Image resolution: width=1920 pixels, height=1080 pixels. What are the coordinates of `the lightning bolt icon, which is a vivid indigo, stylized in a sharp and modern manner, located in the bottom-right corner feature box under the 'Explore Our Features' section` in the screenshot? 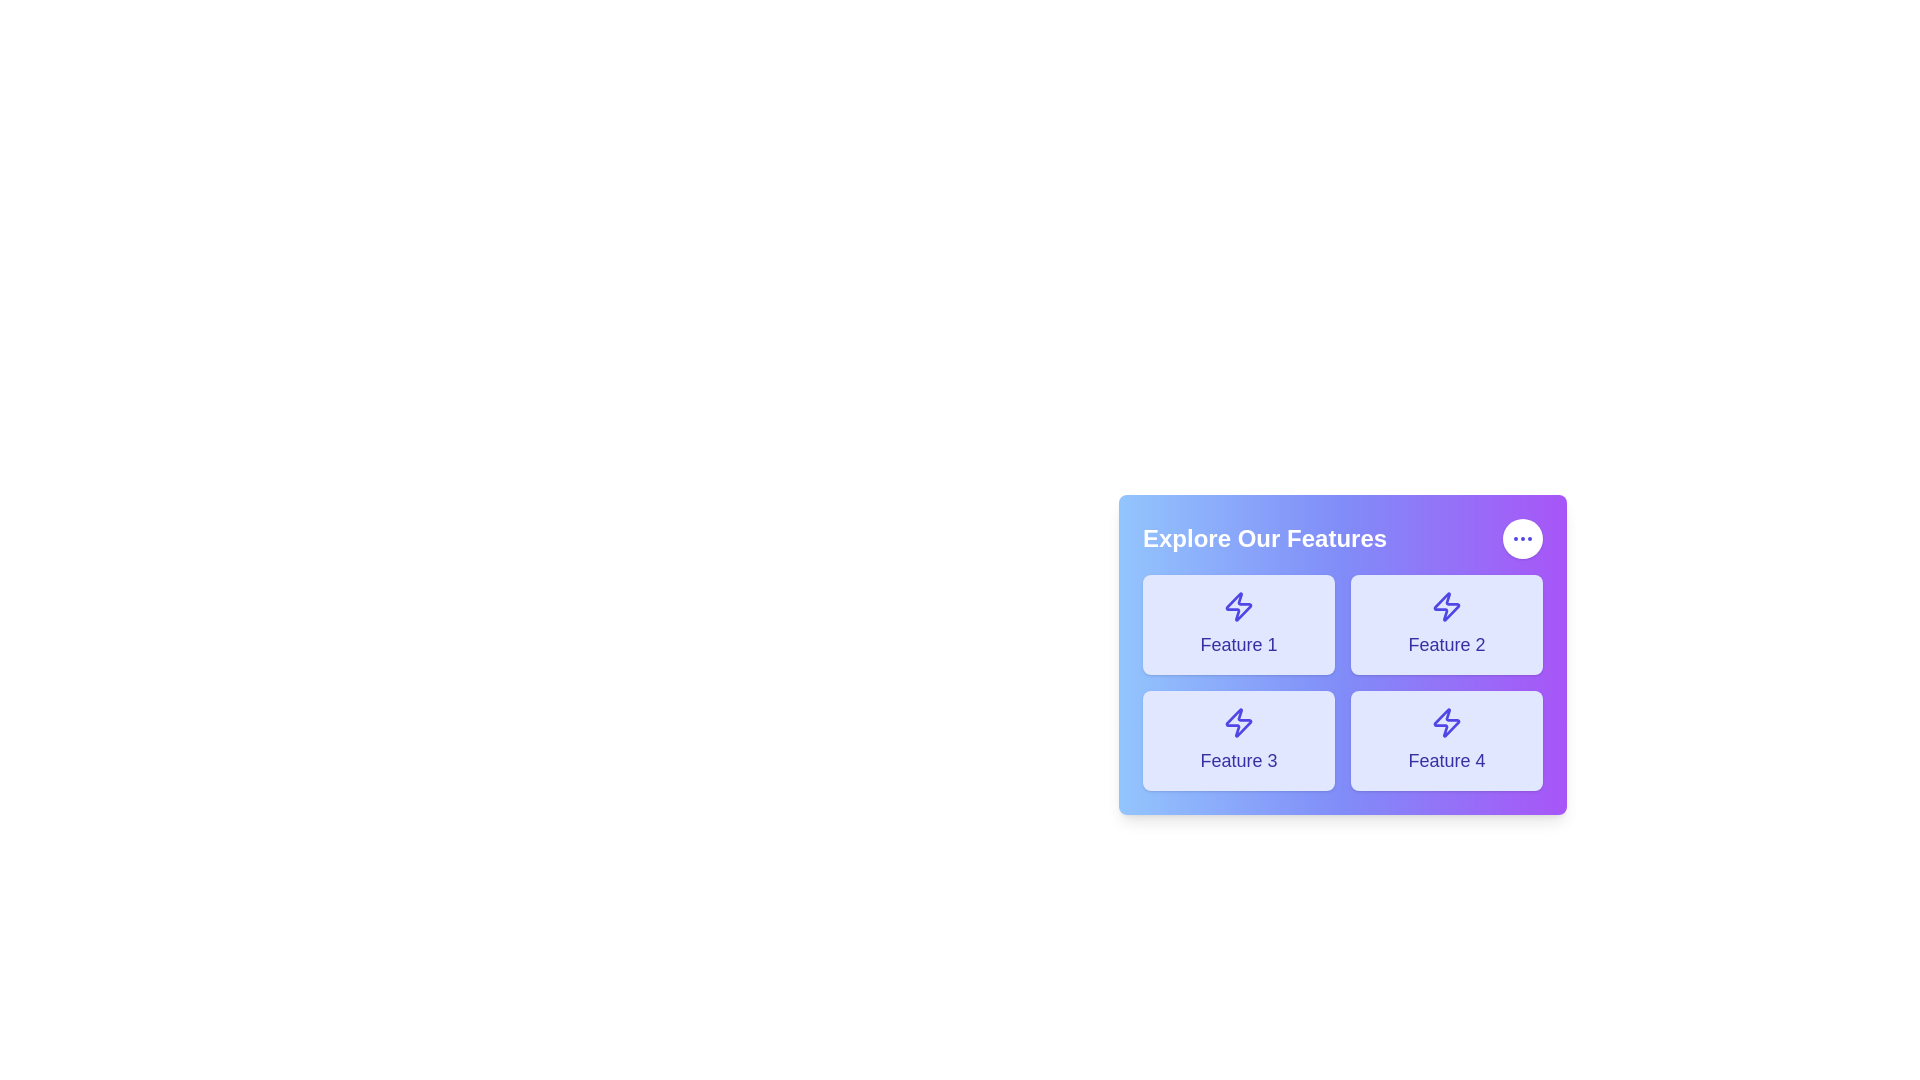 It's located at (1446, 722).